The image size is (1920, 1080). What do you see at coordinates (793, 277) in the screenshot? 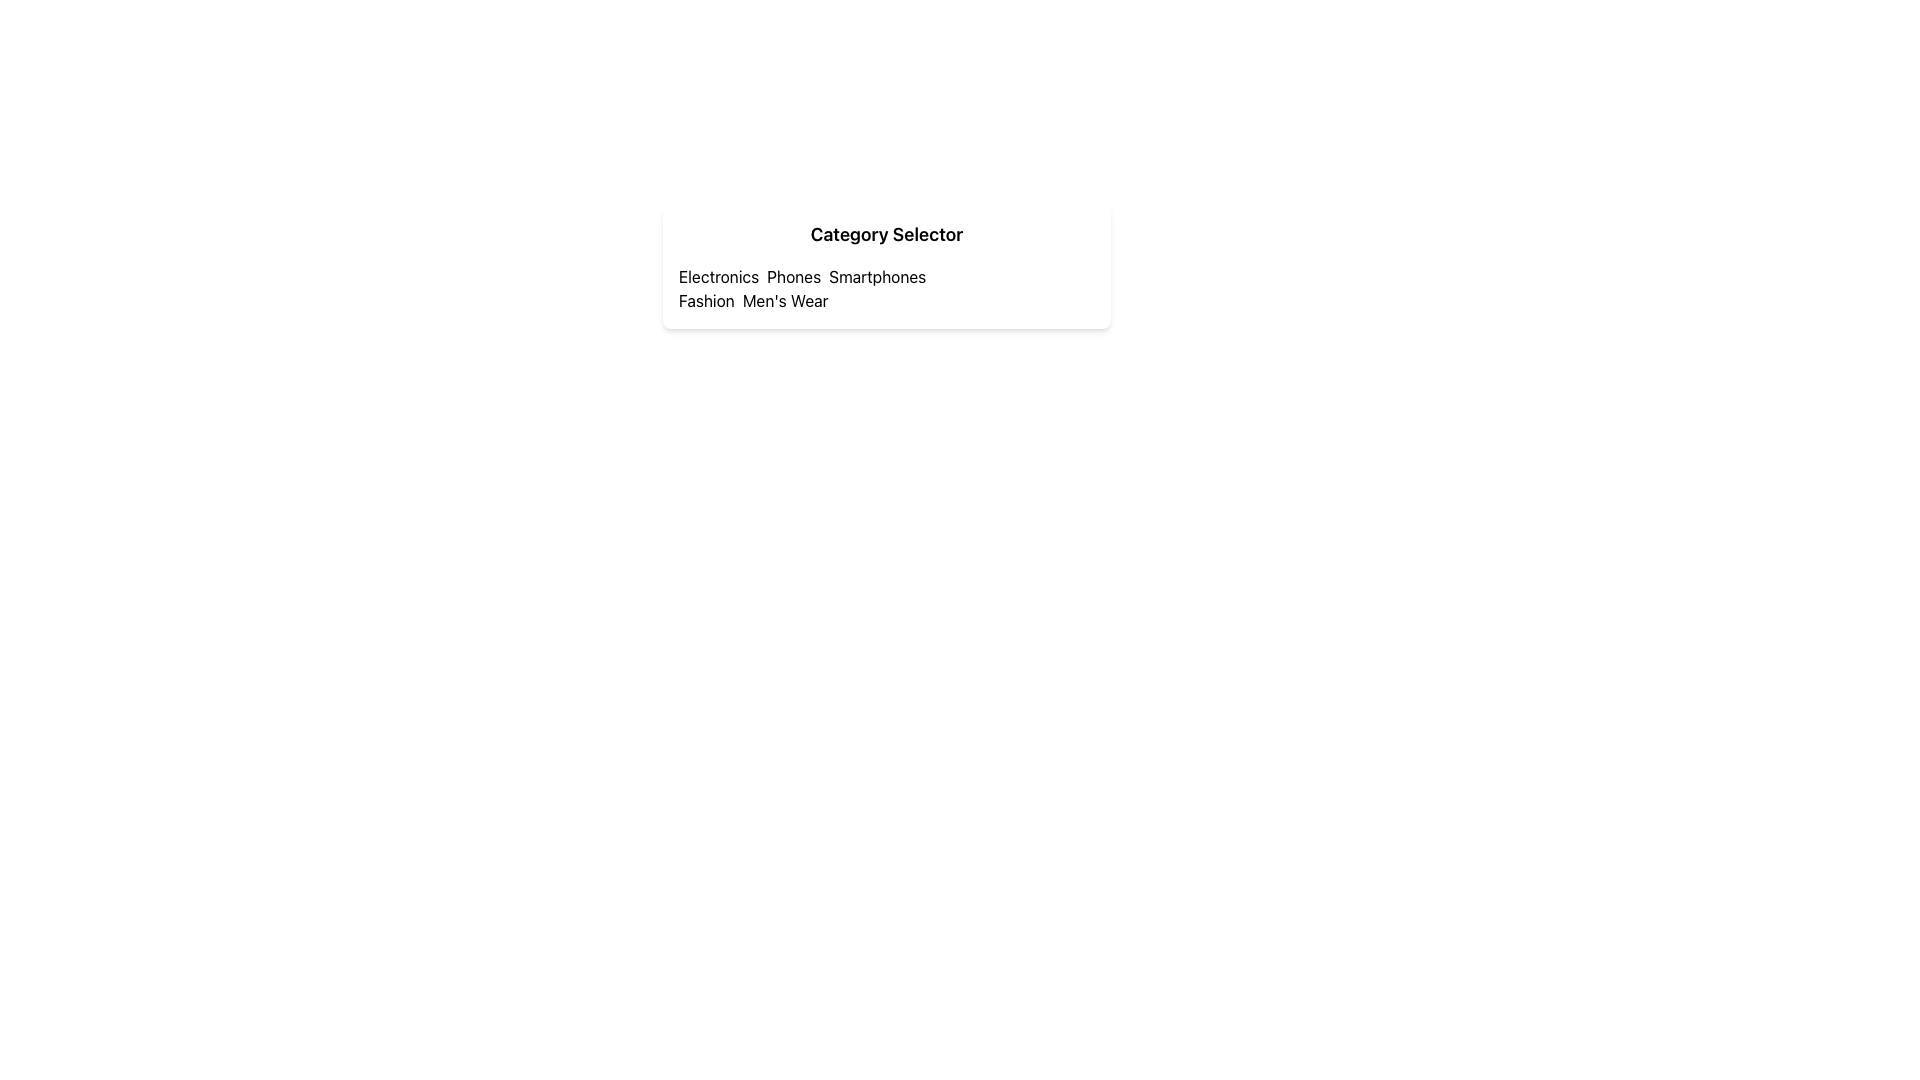
I see `the text label that identifies the 'Phones' category in the category selector` at bounding box center [793, 277].